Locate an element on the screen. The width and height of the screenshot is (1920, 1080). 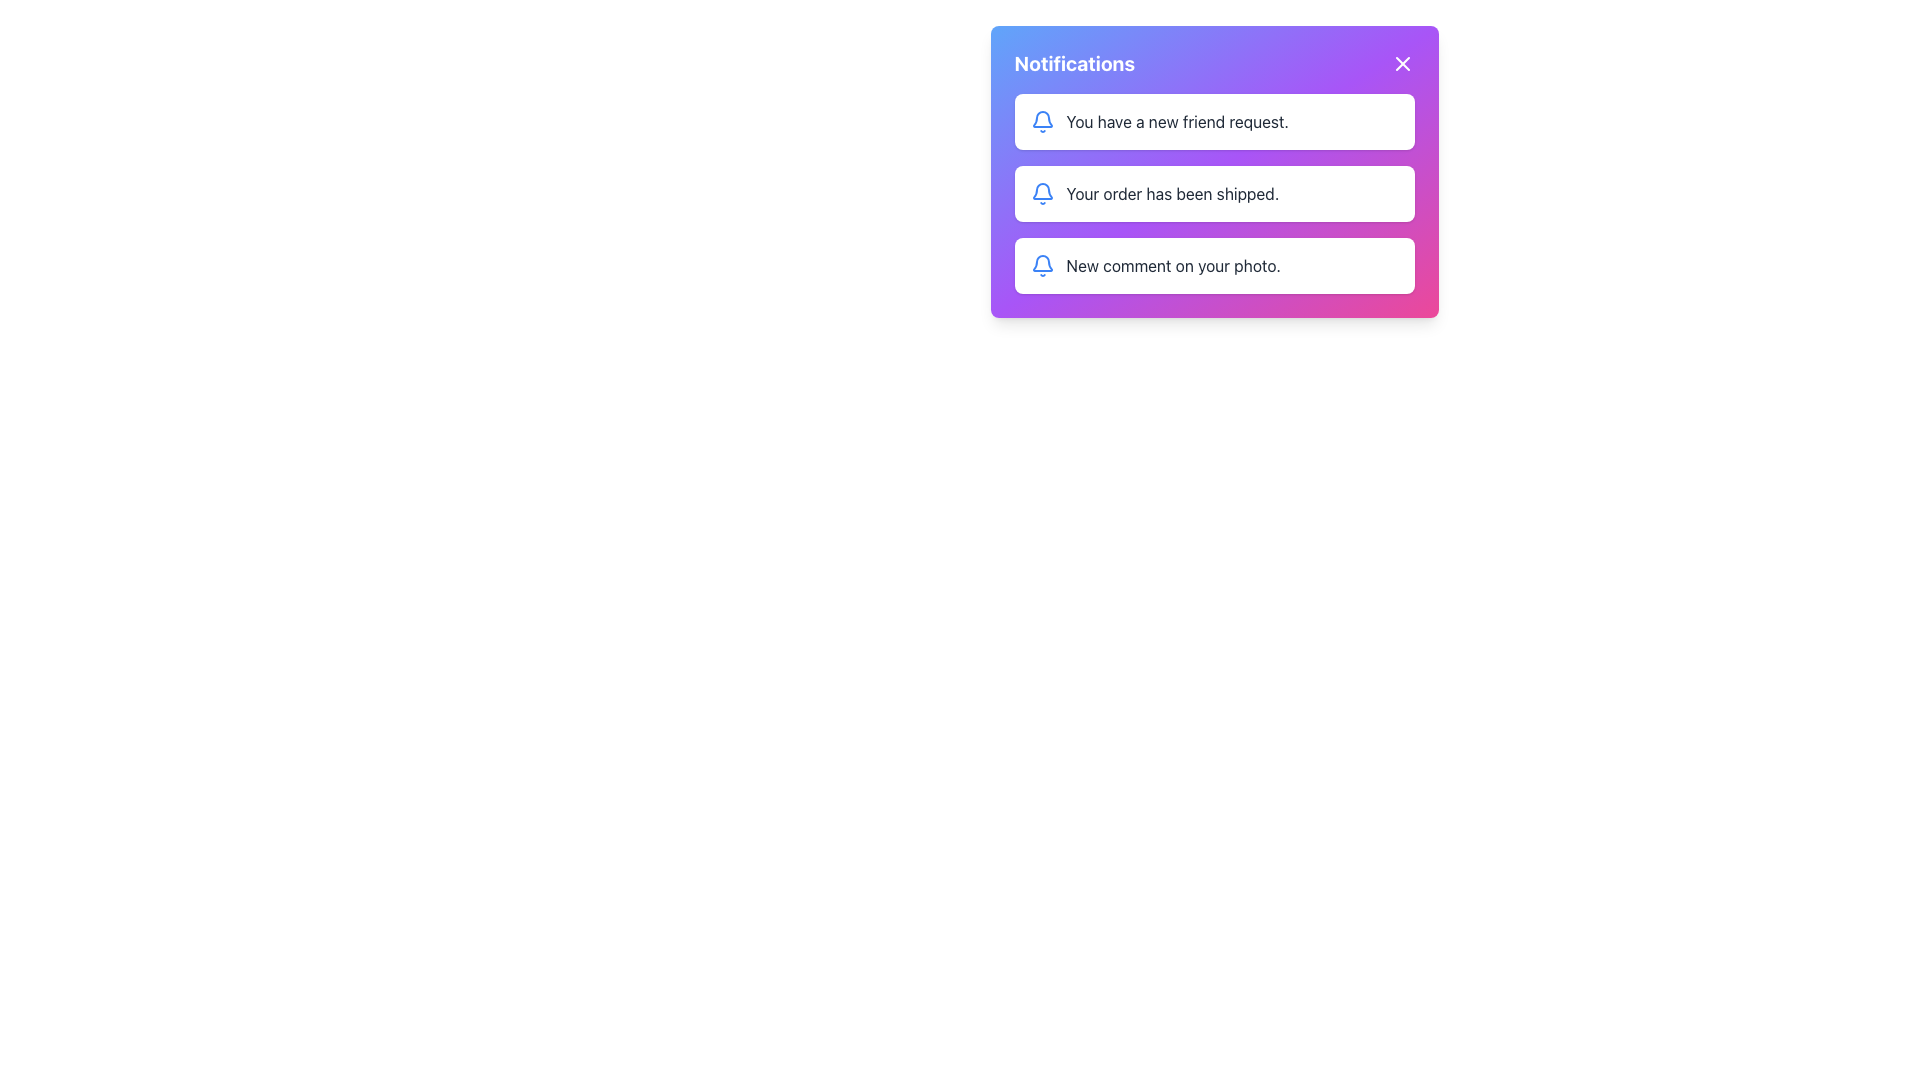
text of the new comment notification card, which is the third item in the vertical stack of notifications is located at coordinates (1213, 265).